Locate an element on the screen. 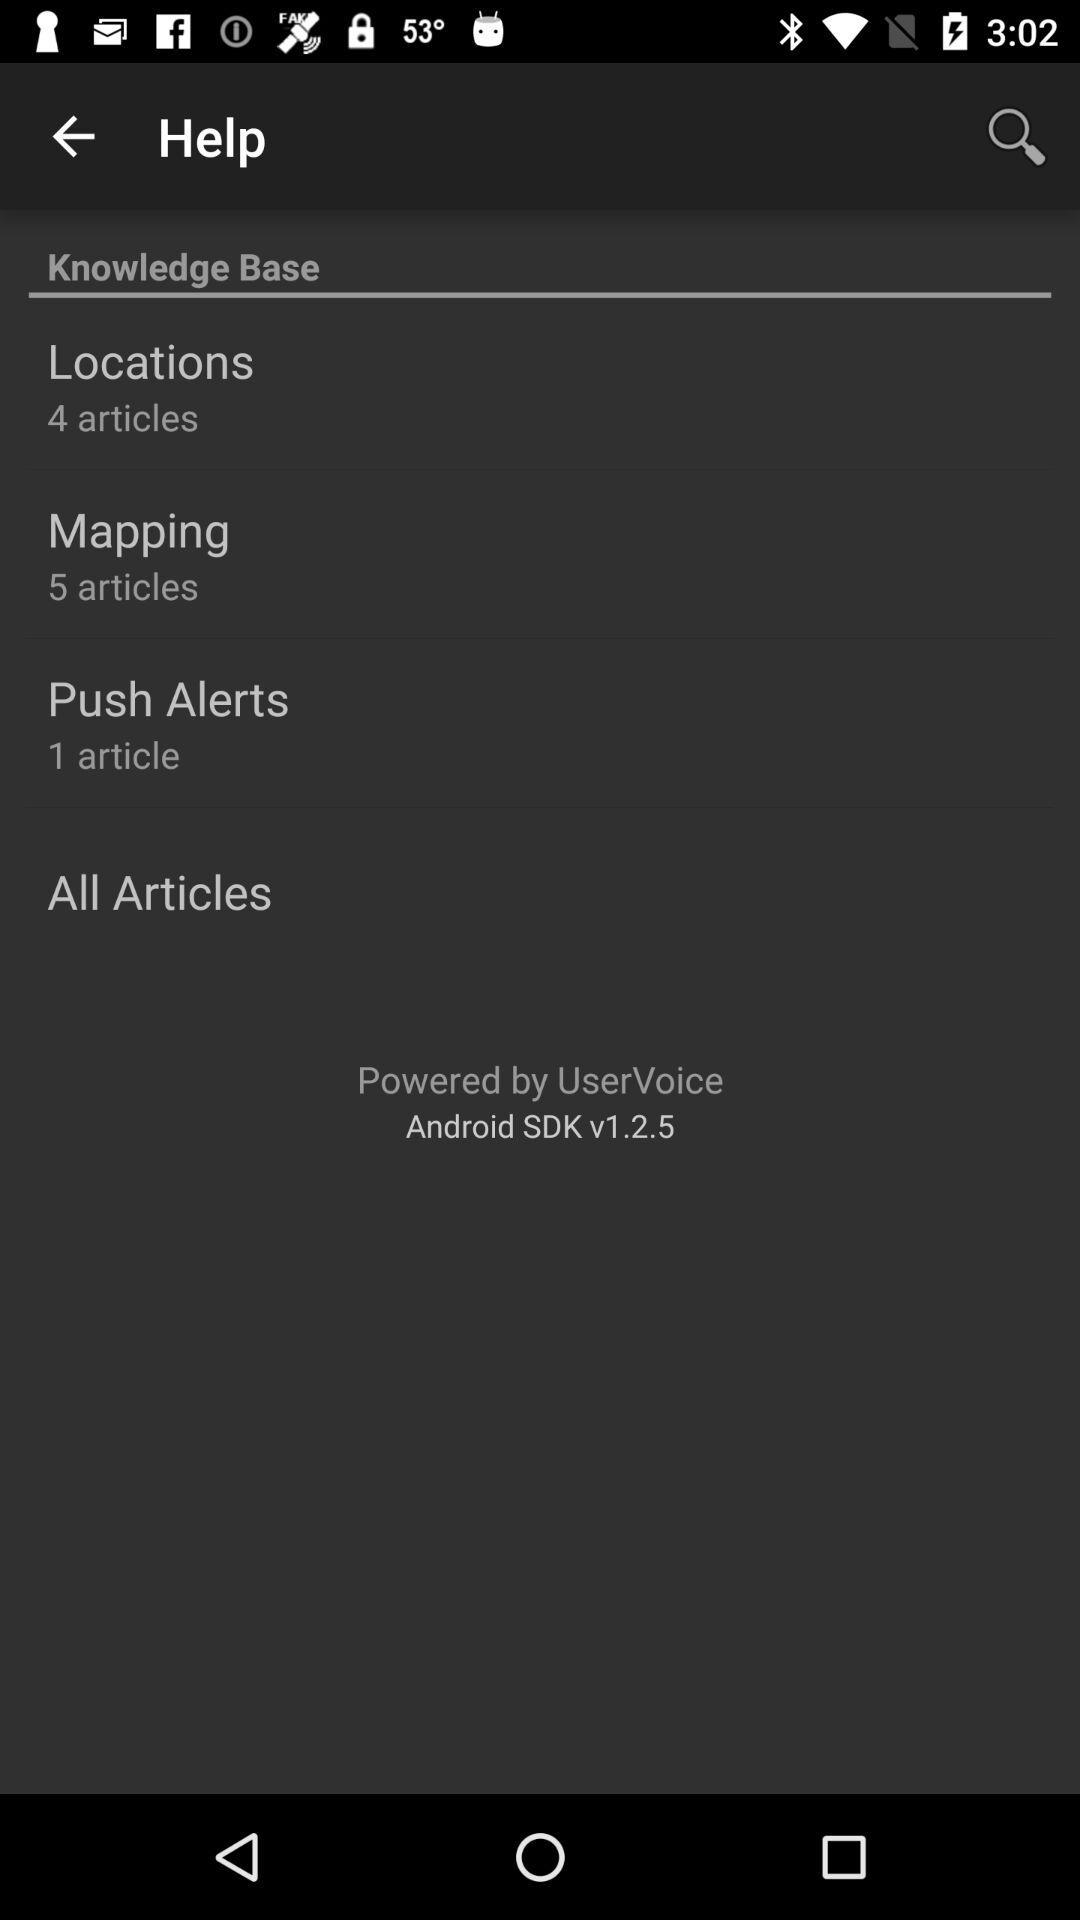 This screenshot has width=1080, height=1920. 1 article icon is located at coordinates (113, 753).